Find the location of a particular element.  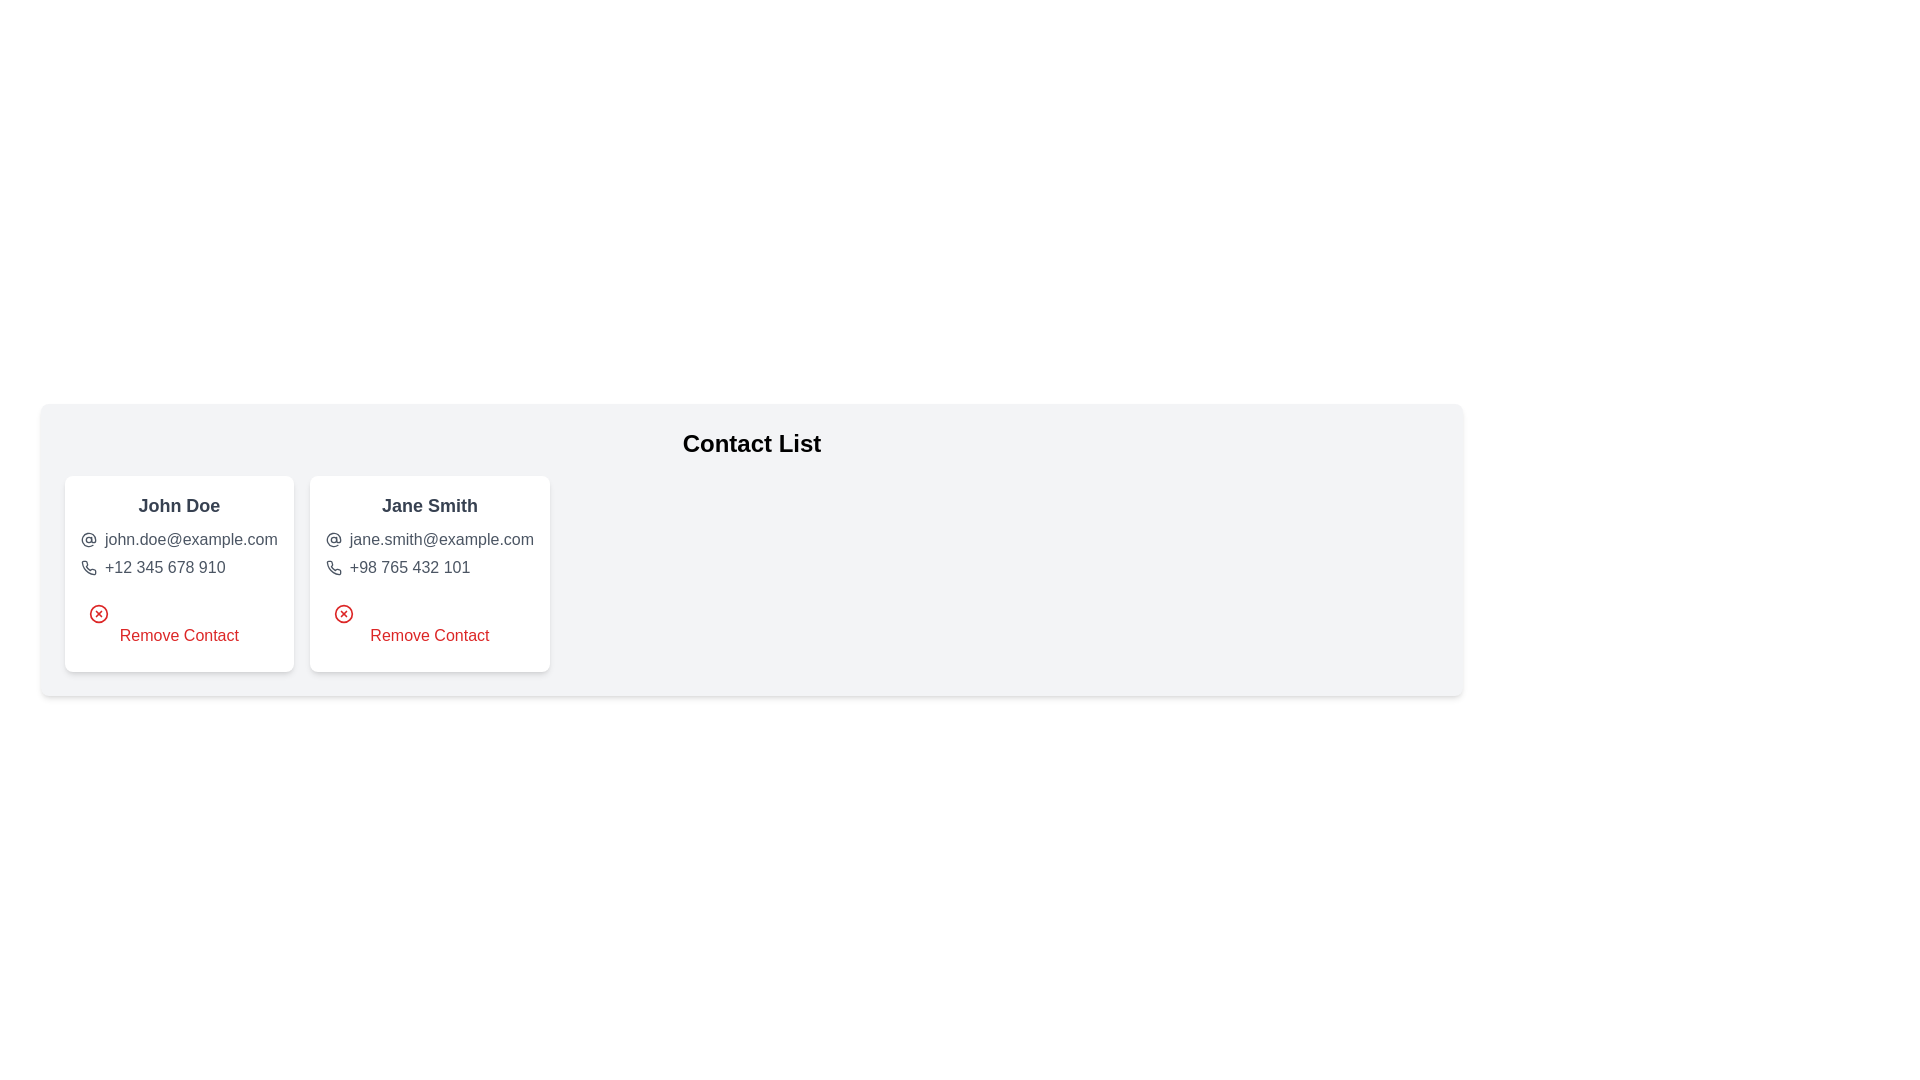

the 'Remove Contact' button for the contact with name Jane Smith is located at coordinates (428, 624).